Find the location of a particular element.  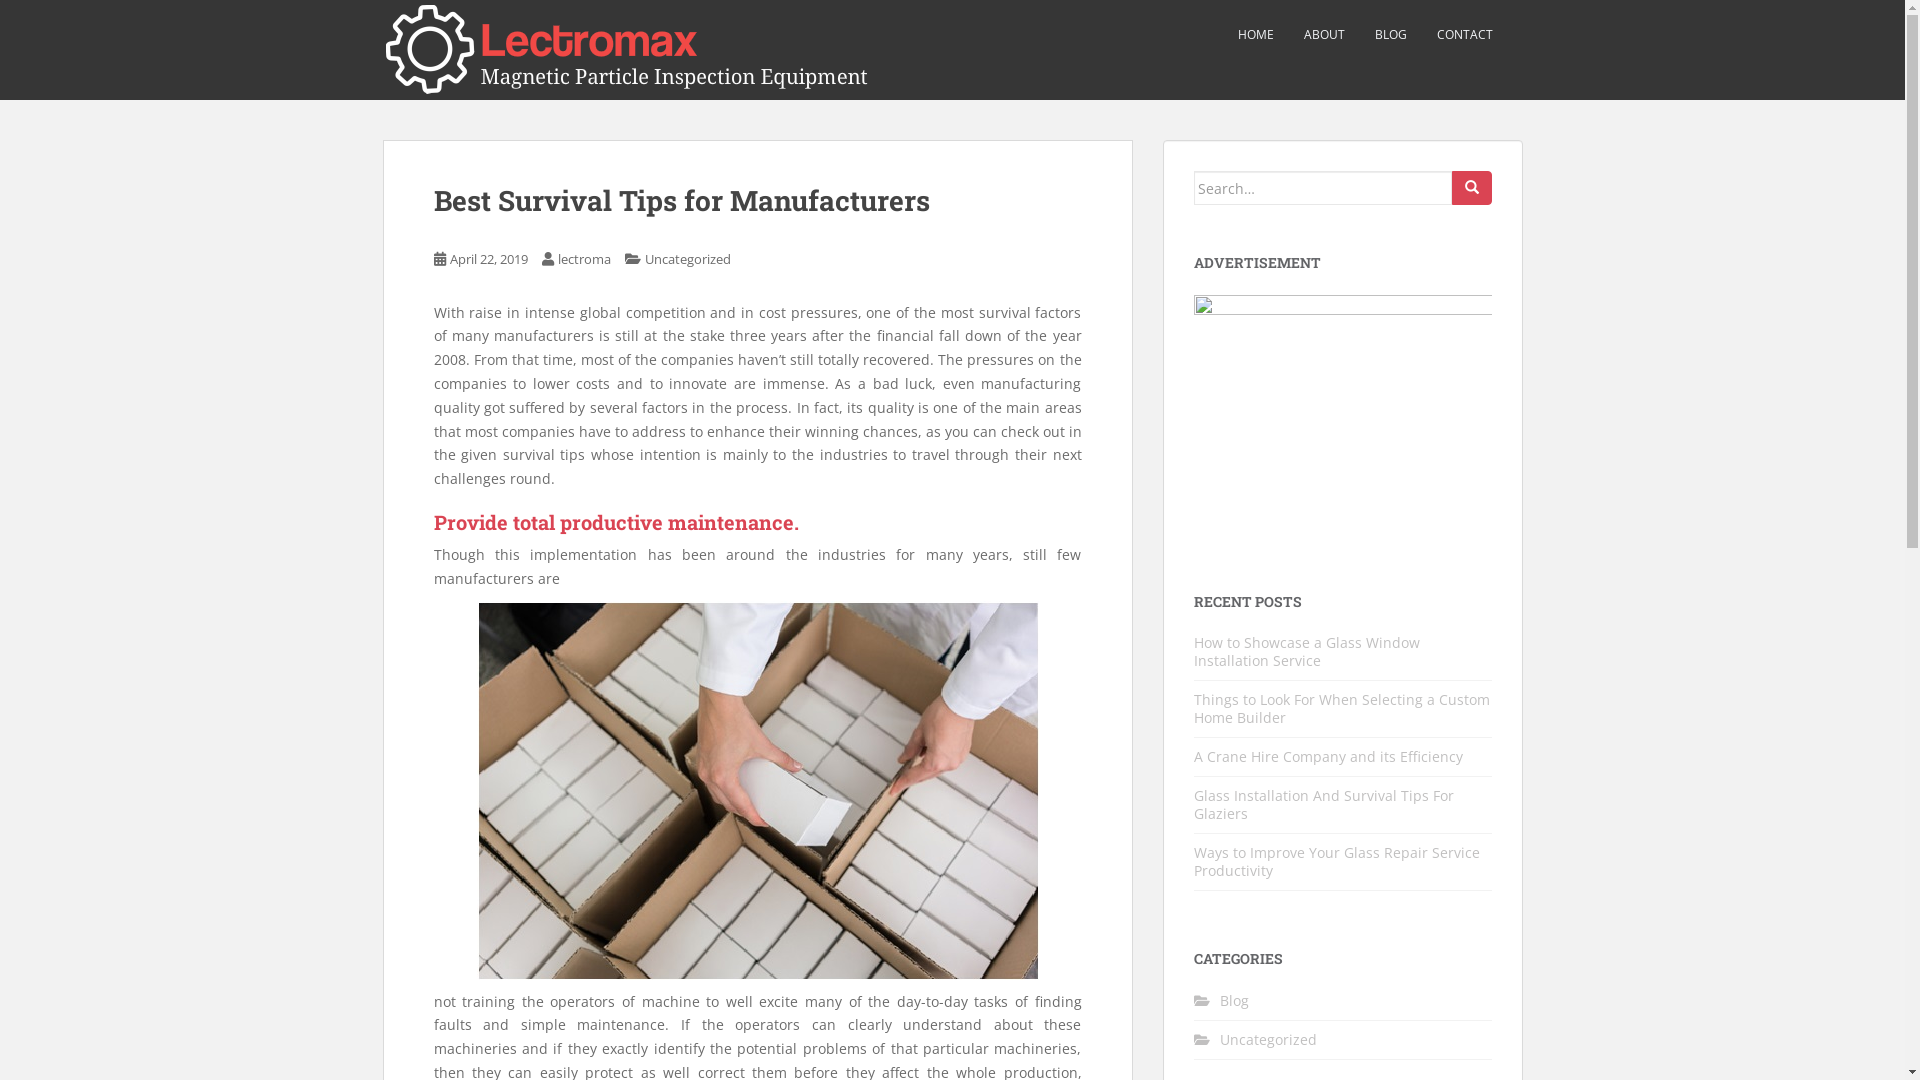

'A Crane Hire Company and its Efficiency' is located at coordinates (1328, 756).